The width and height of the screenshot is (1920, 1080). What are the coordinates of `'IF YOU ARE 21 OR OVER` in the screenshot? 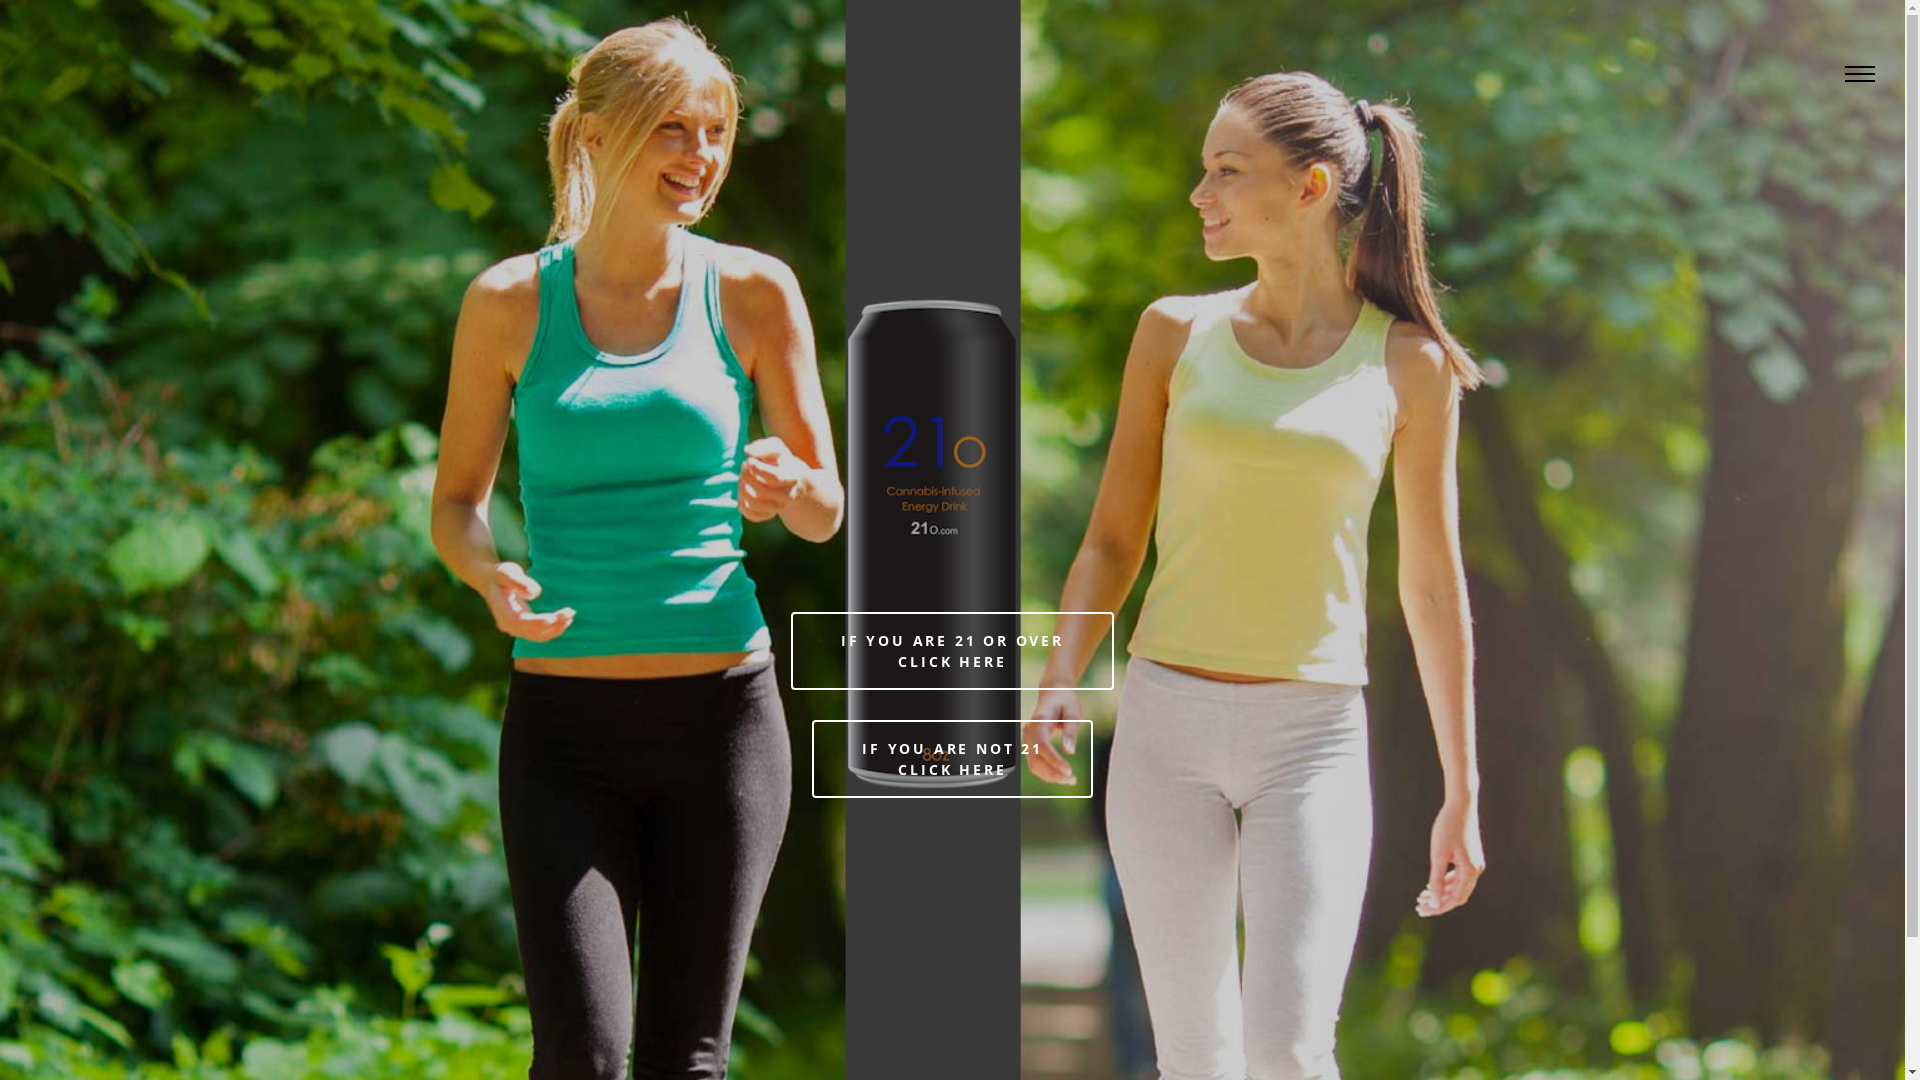 It's located at (951, 651).